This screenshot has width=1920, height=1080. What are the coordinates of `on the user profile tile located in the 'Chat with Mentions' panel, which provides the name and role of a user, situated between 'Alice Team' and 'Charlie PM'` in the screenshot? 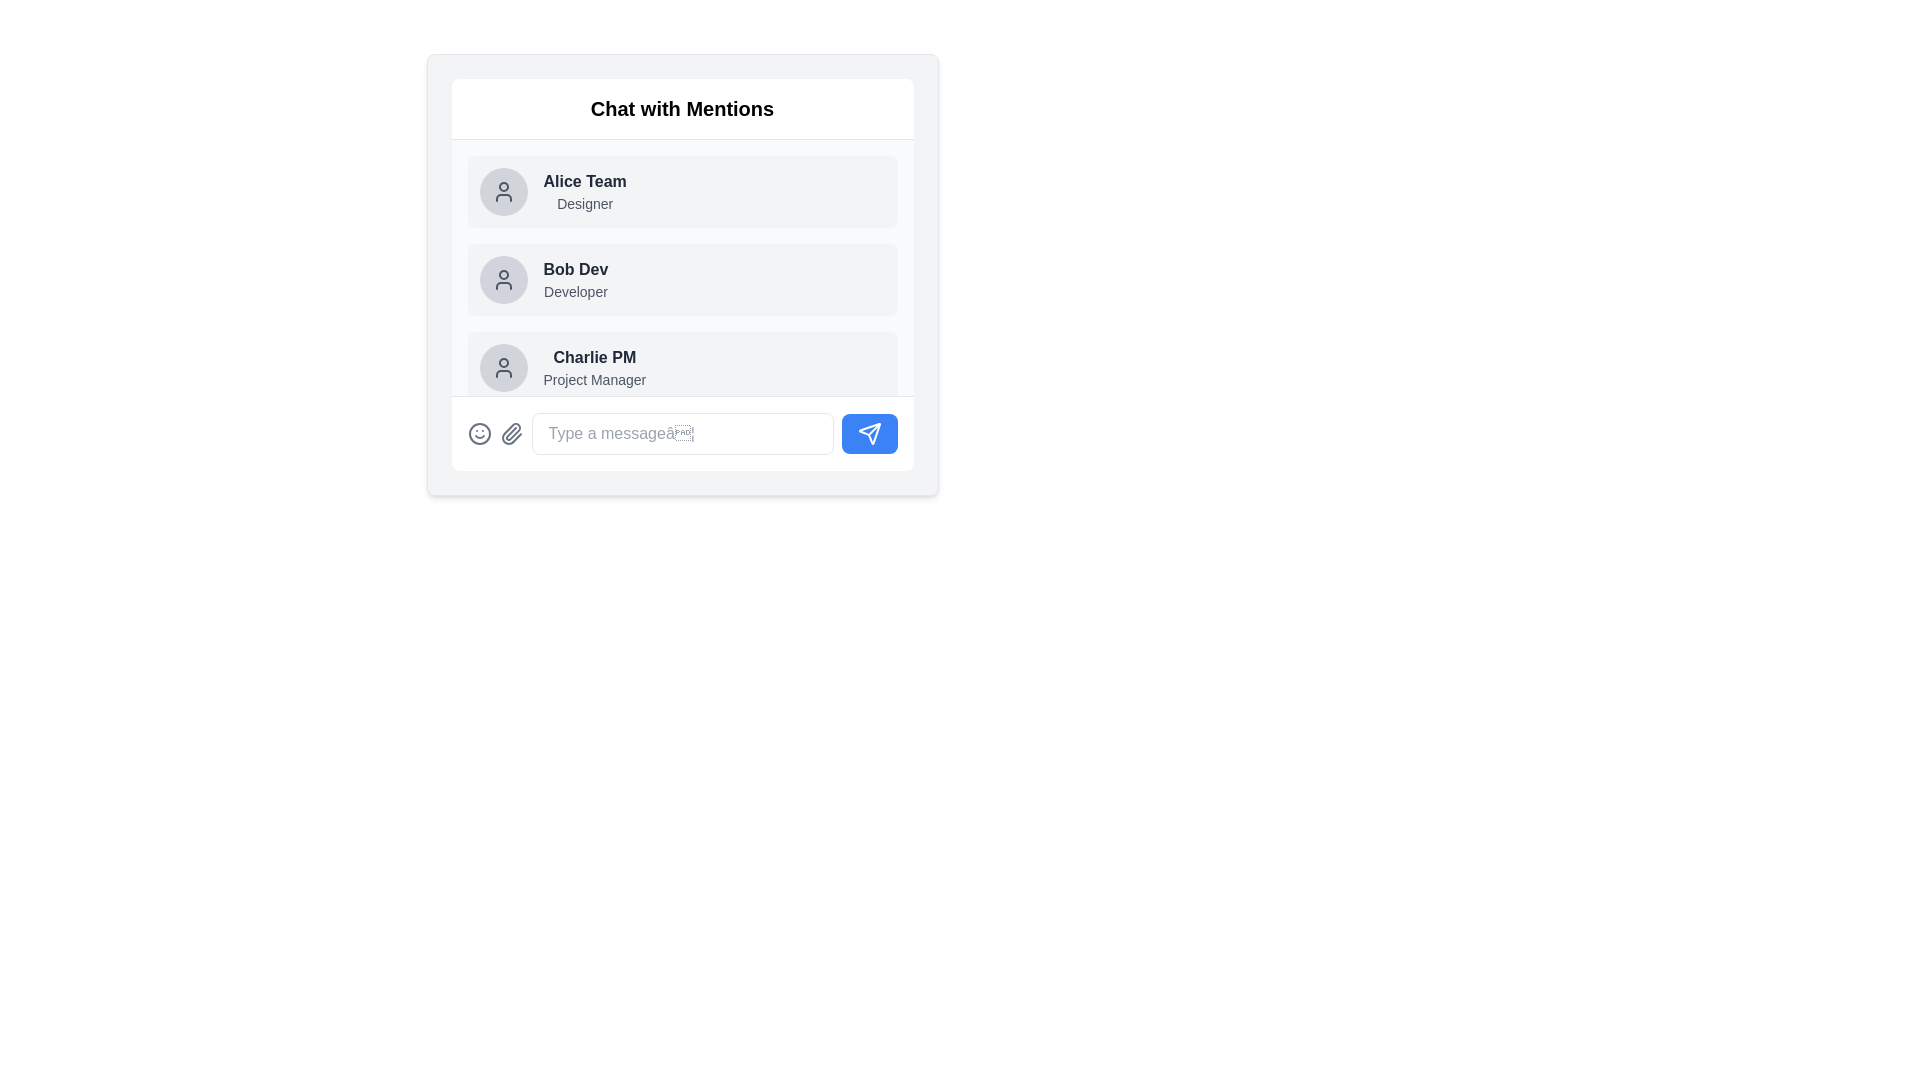 It's located at (682, 280).